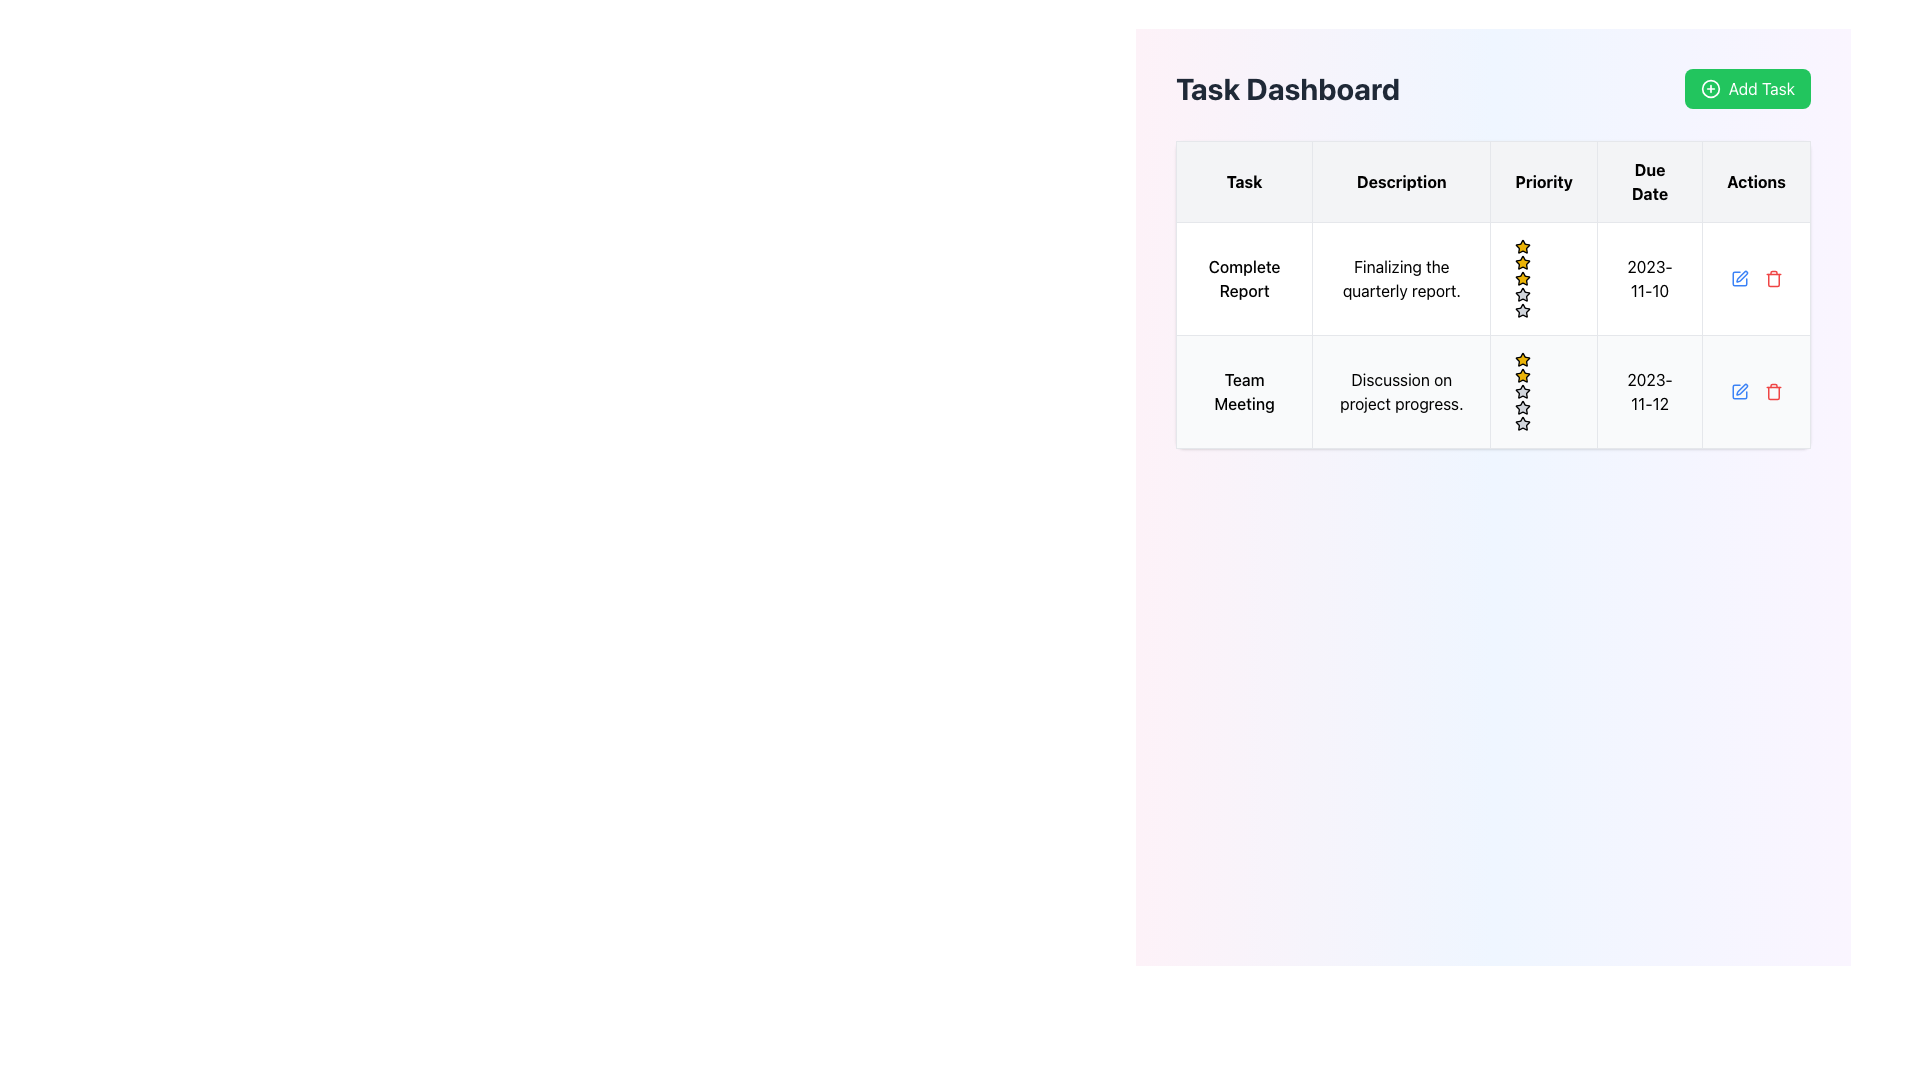  What do you see at coordinates (1522, 375) in the screenshot?
I see `the first star-shaped indicator in the 'Priority' column of the table's second row` at bounding box center [1522, 375].